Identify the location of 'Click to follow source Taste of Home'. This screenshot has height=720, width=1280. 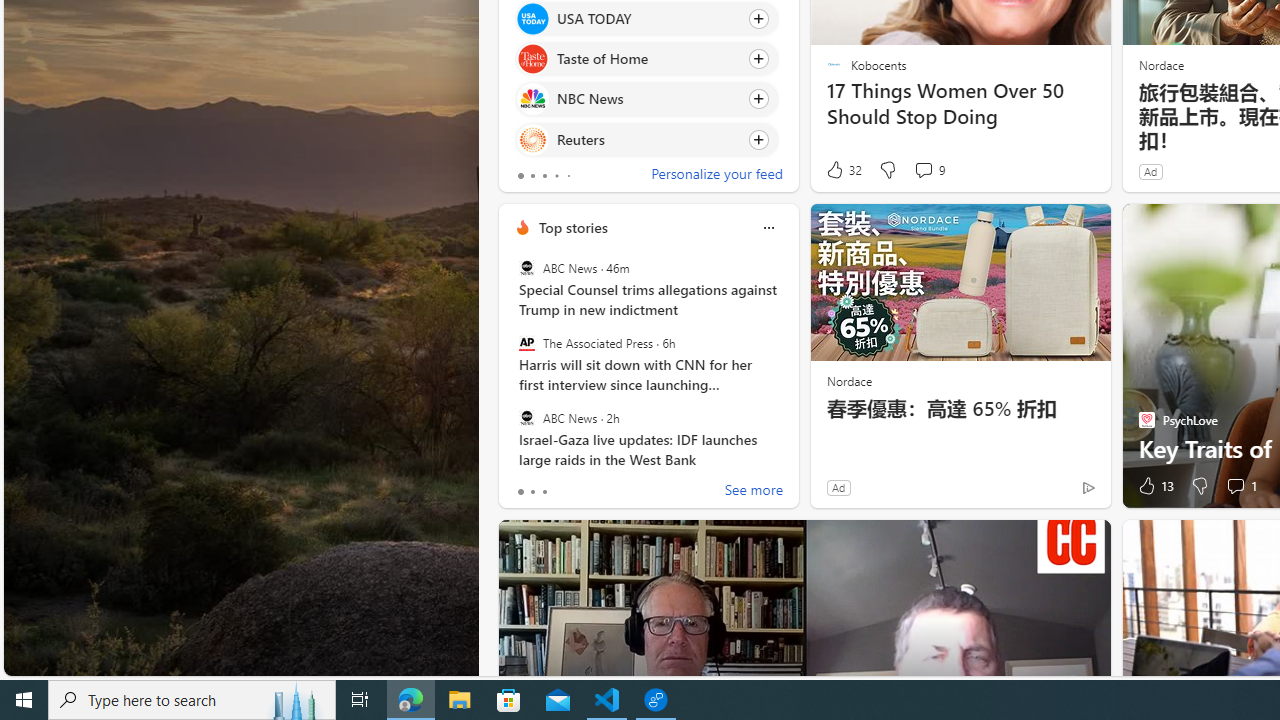
(647, 58).